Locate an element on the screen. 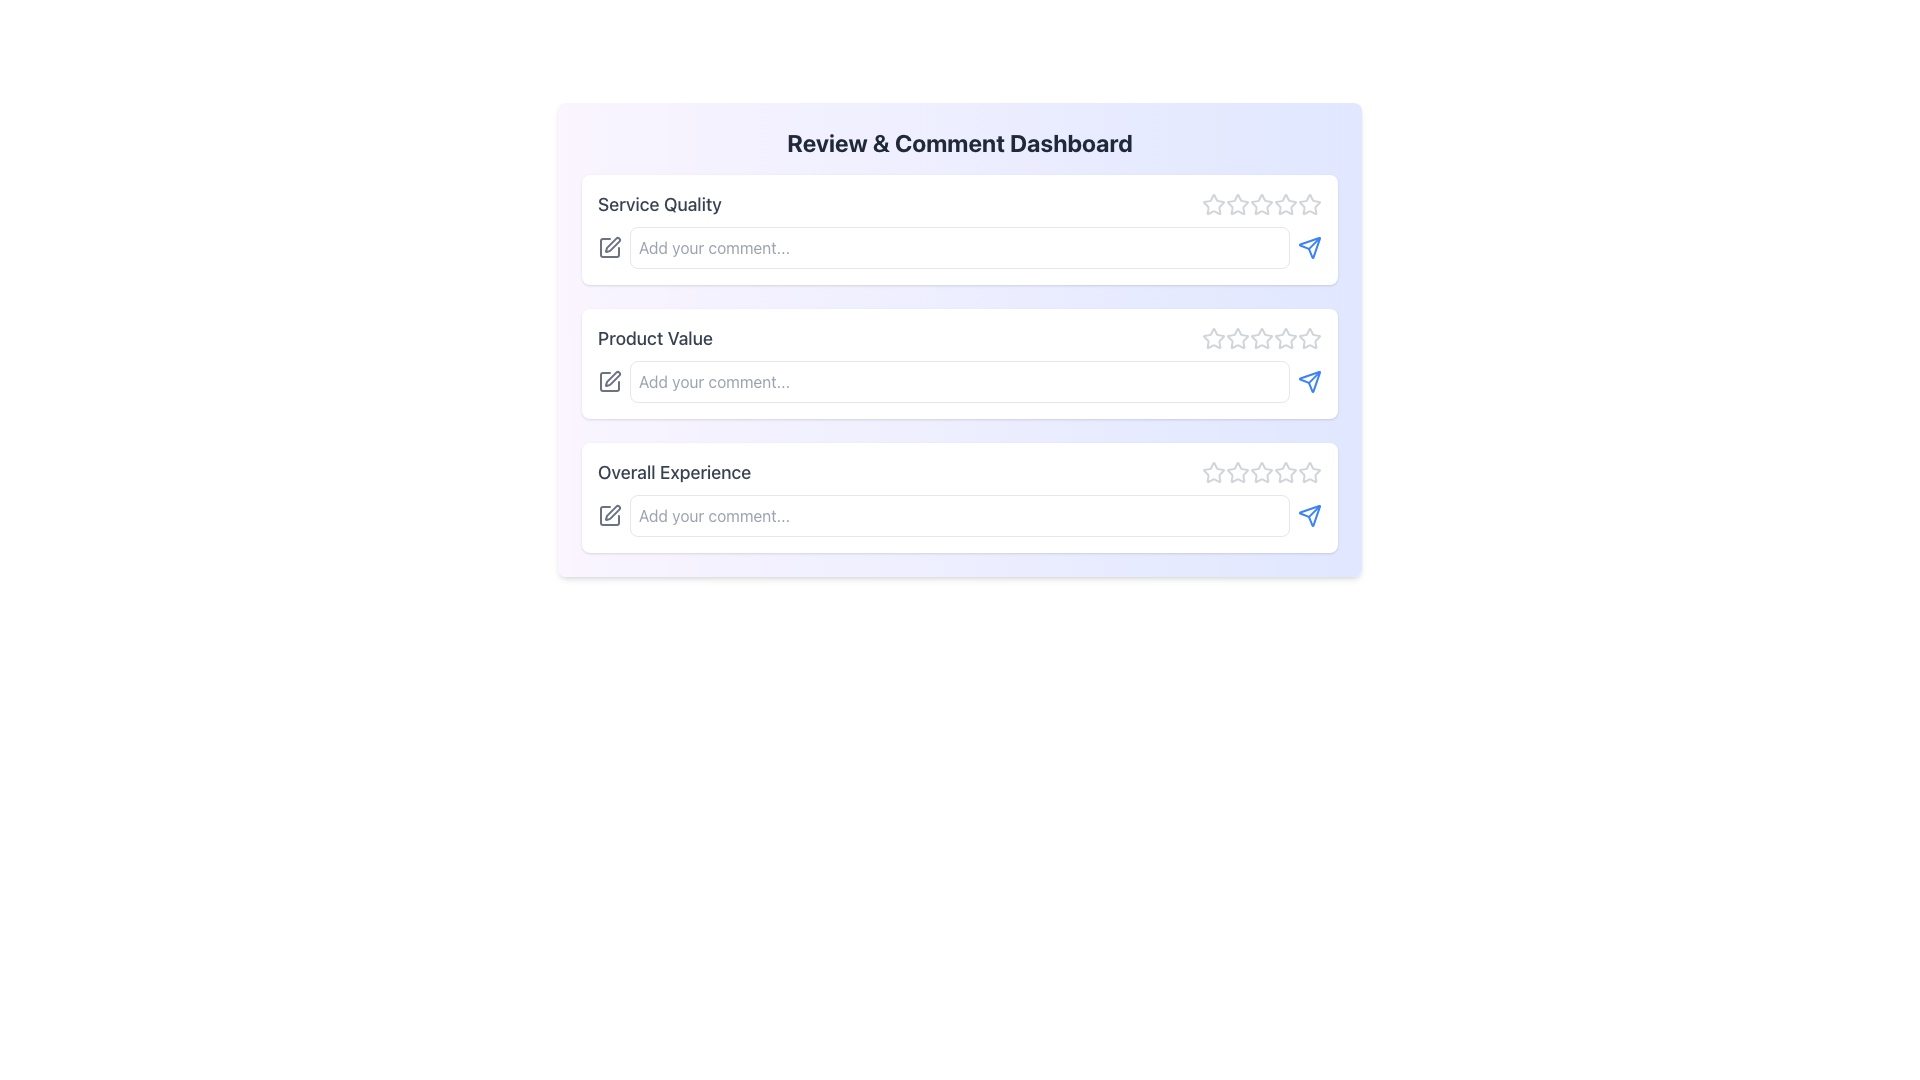 The height and width of the screenshot is (1080, 1920). to select text in the horizontal text input field with light gray borders and rounded corners, which contains the placeholder text 'Add your comment...' is located at coordinates (960, 381).